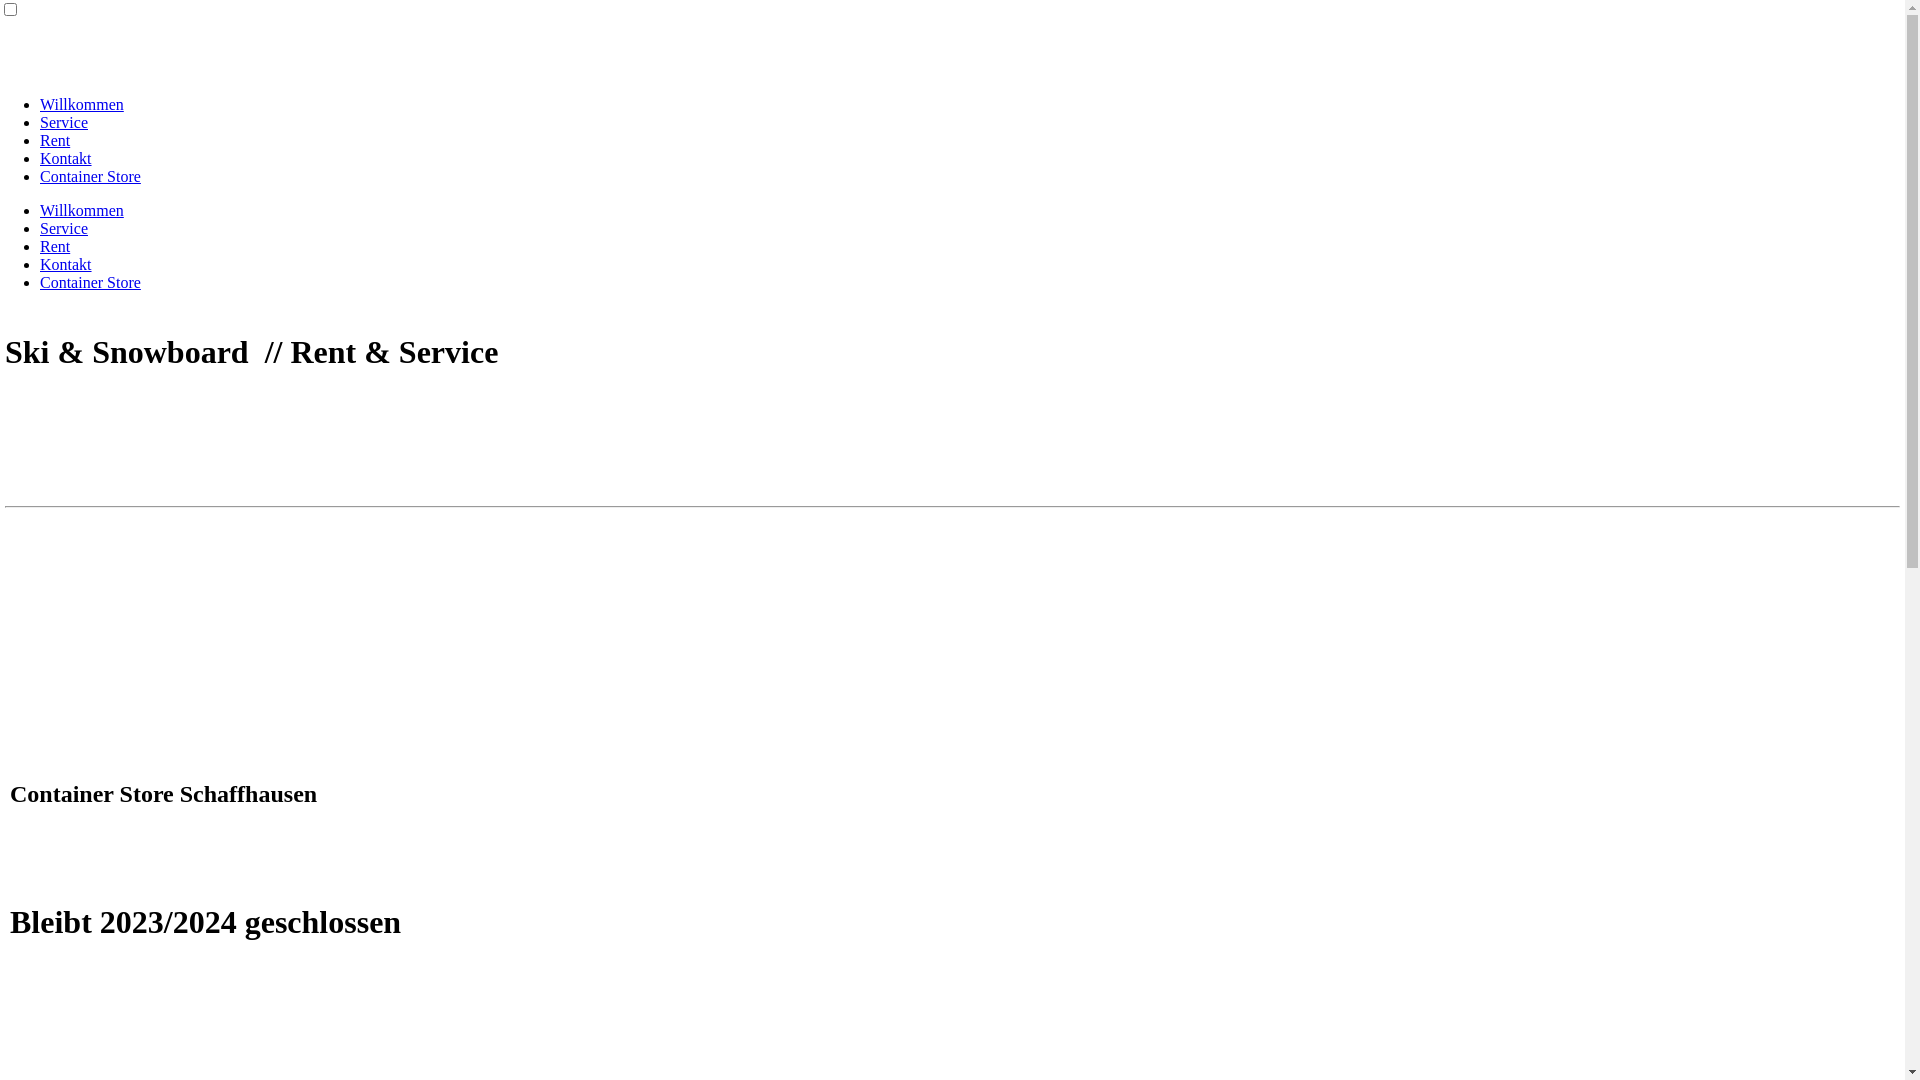 The height and width of the screenshot is (1080, 1920). I want to click on 'Kontakt', so click(66, 263).